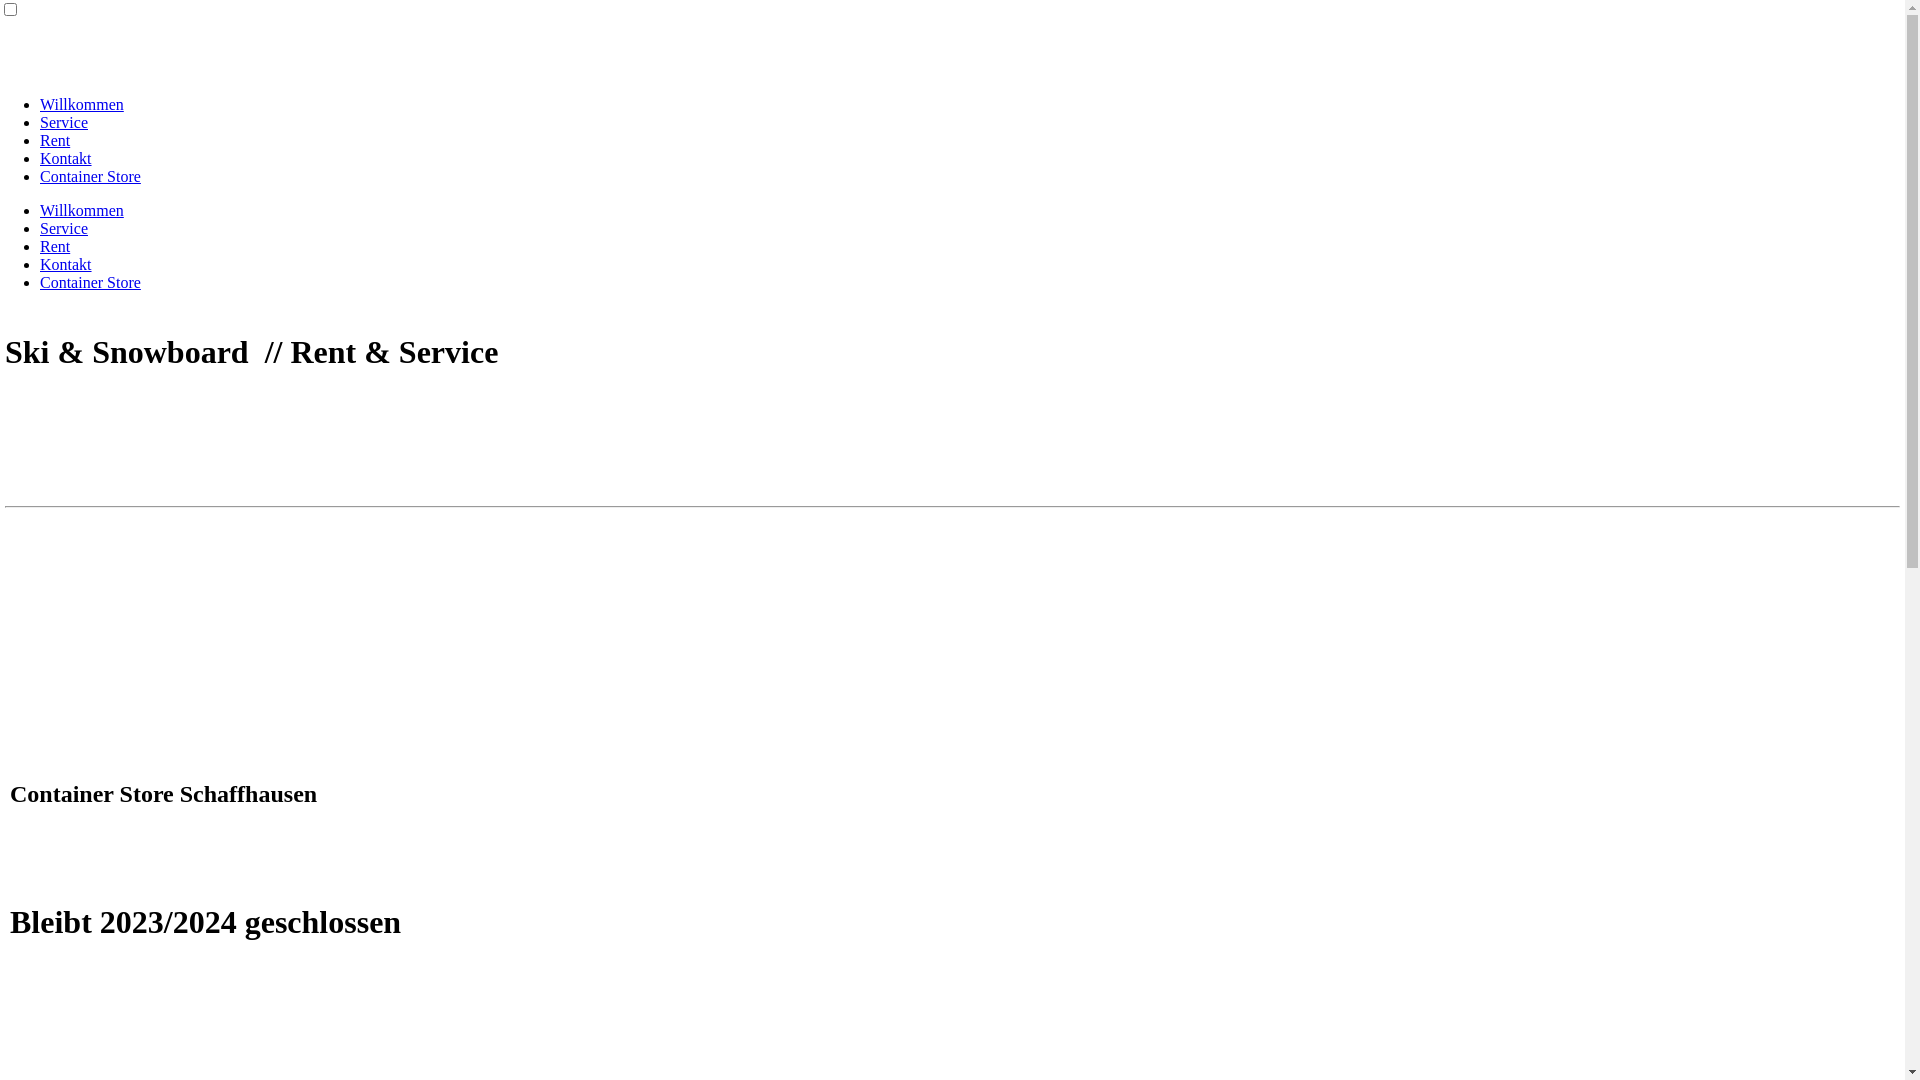 The height and width of the screenshot is (1080, 1920). I want to click on 'Kontakt', so click(66, 263).